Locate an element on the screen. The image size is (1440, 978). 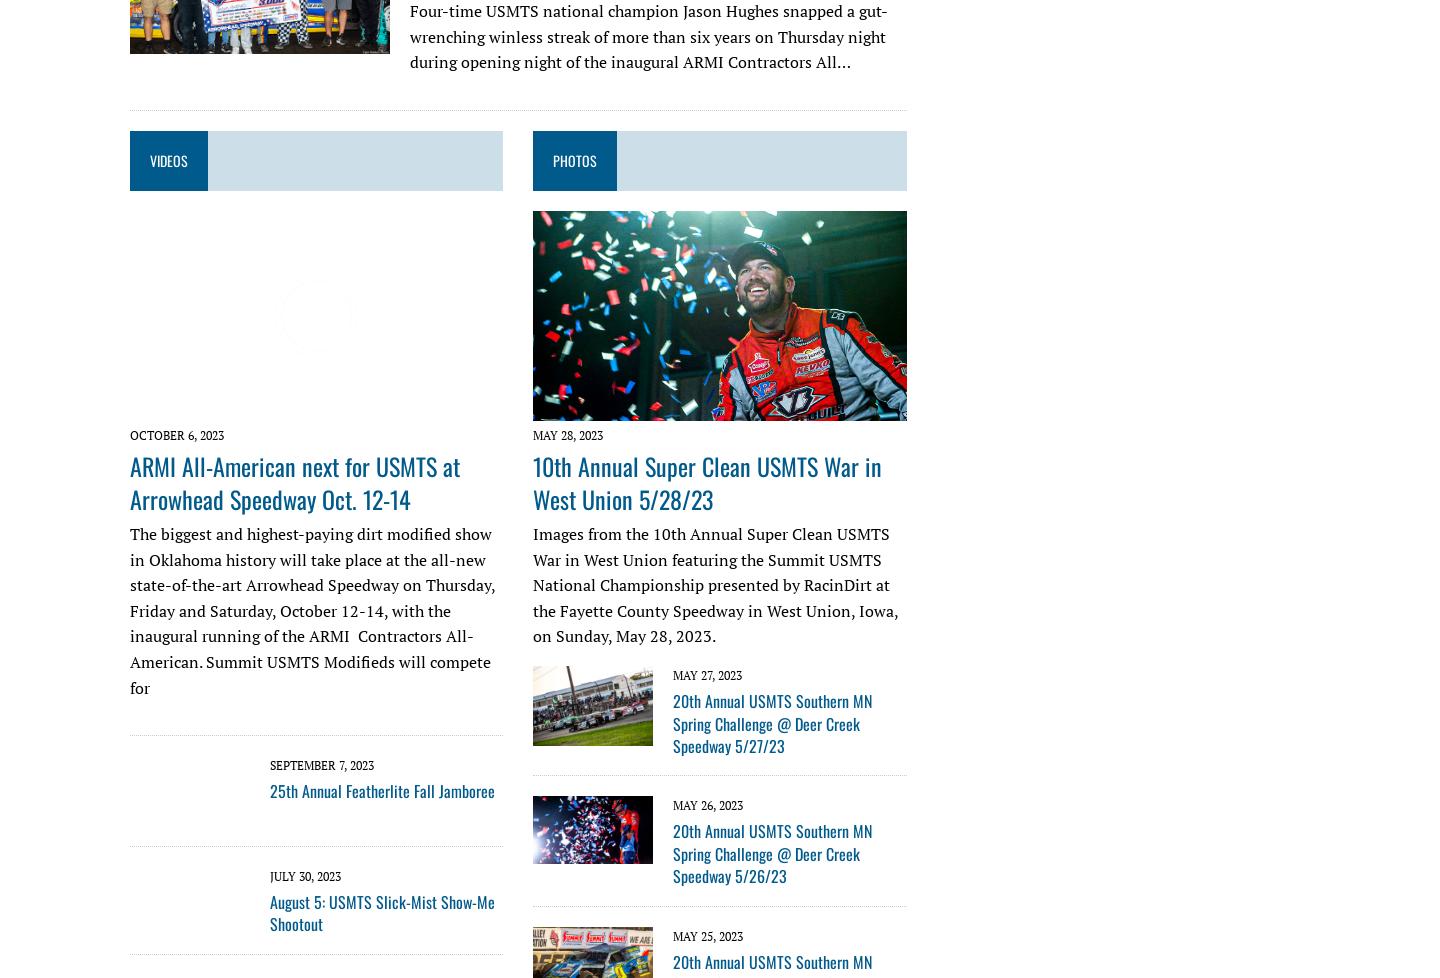
'May 27, 2023' is located at coordinates (707, 674).